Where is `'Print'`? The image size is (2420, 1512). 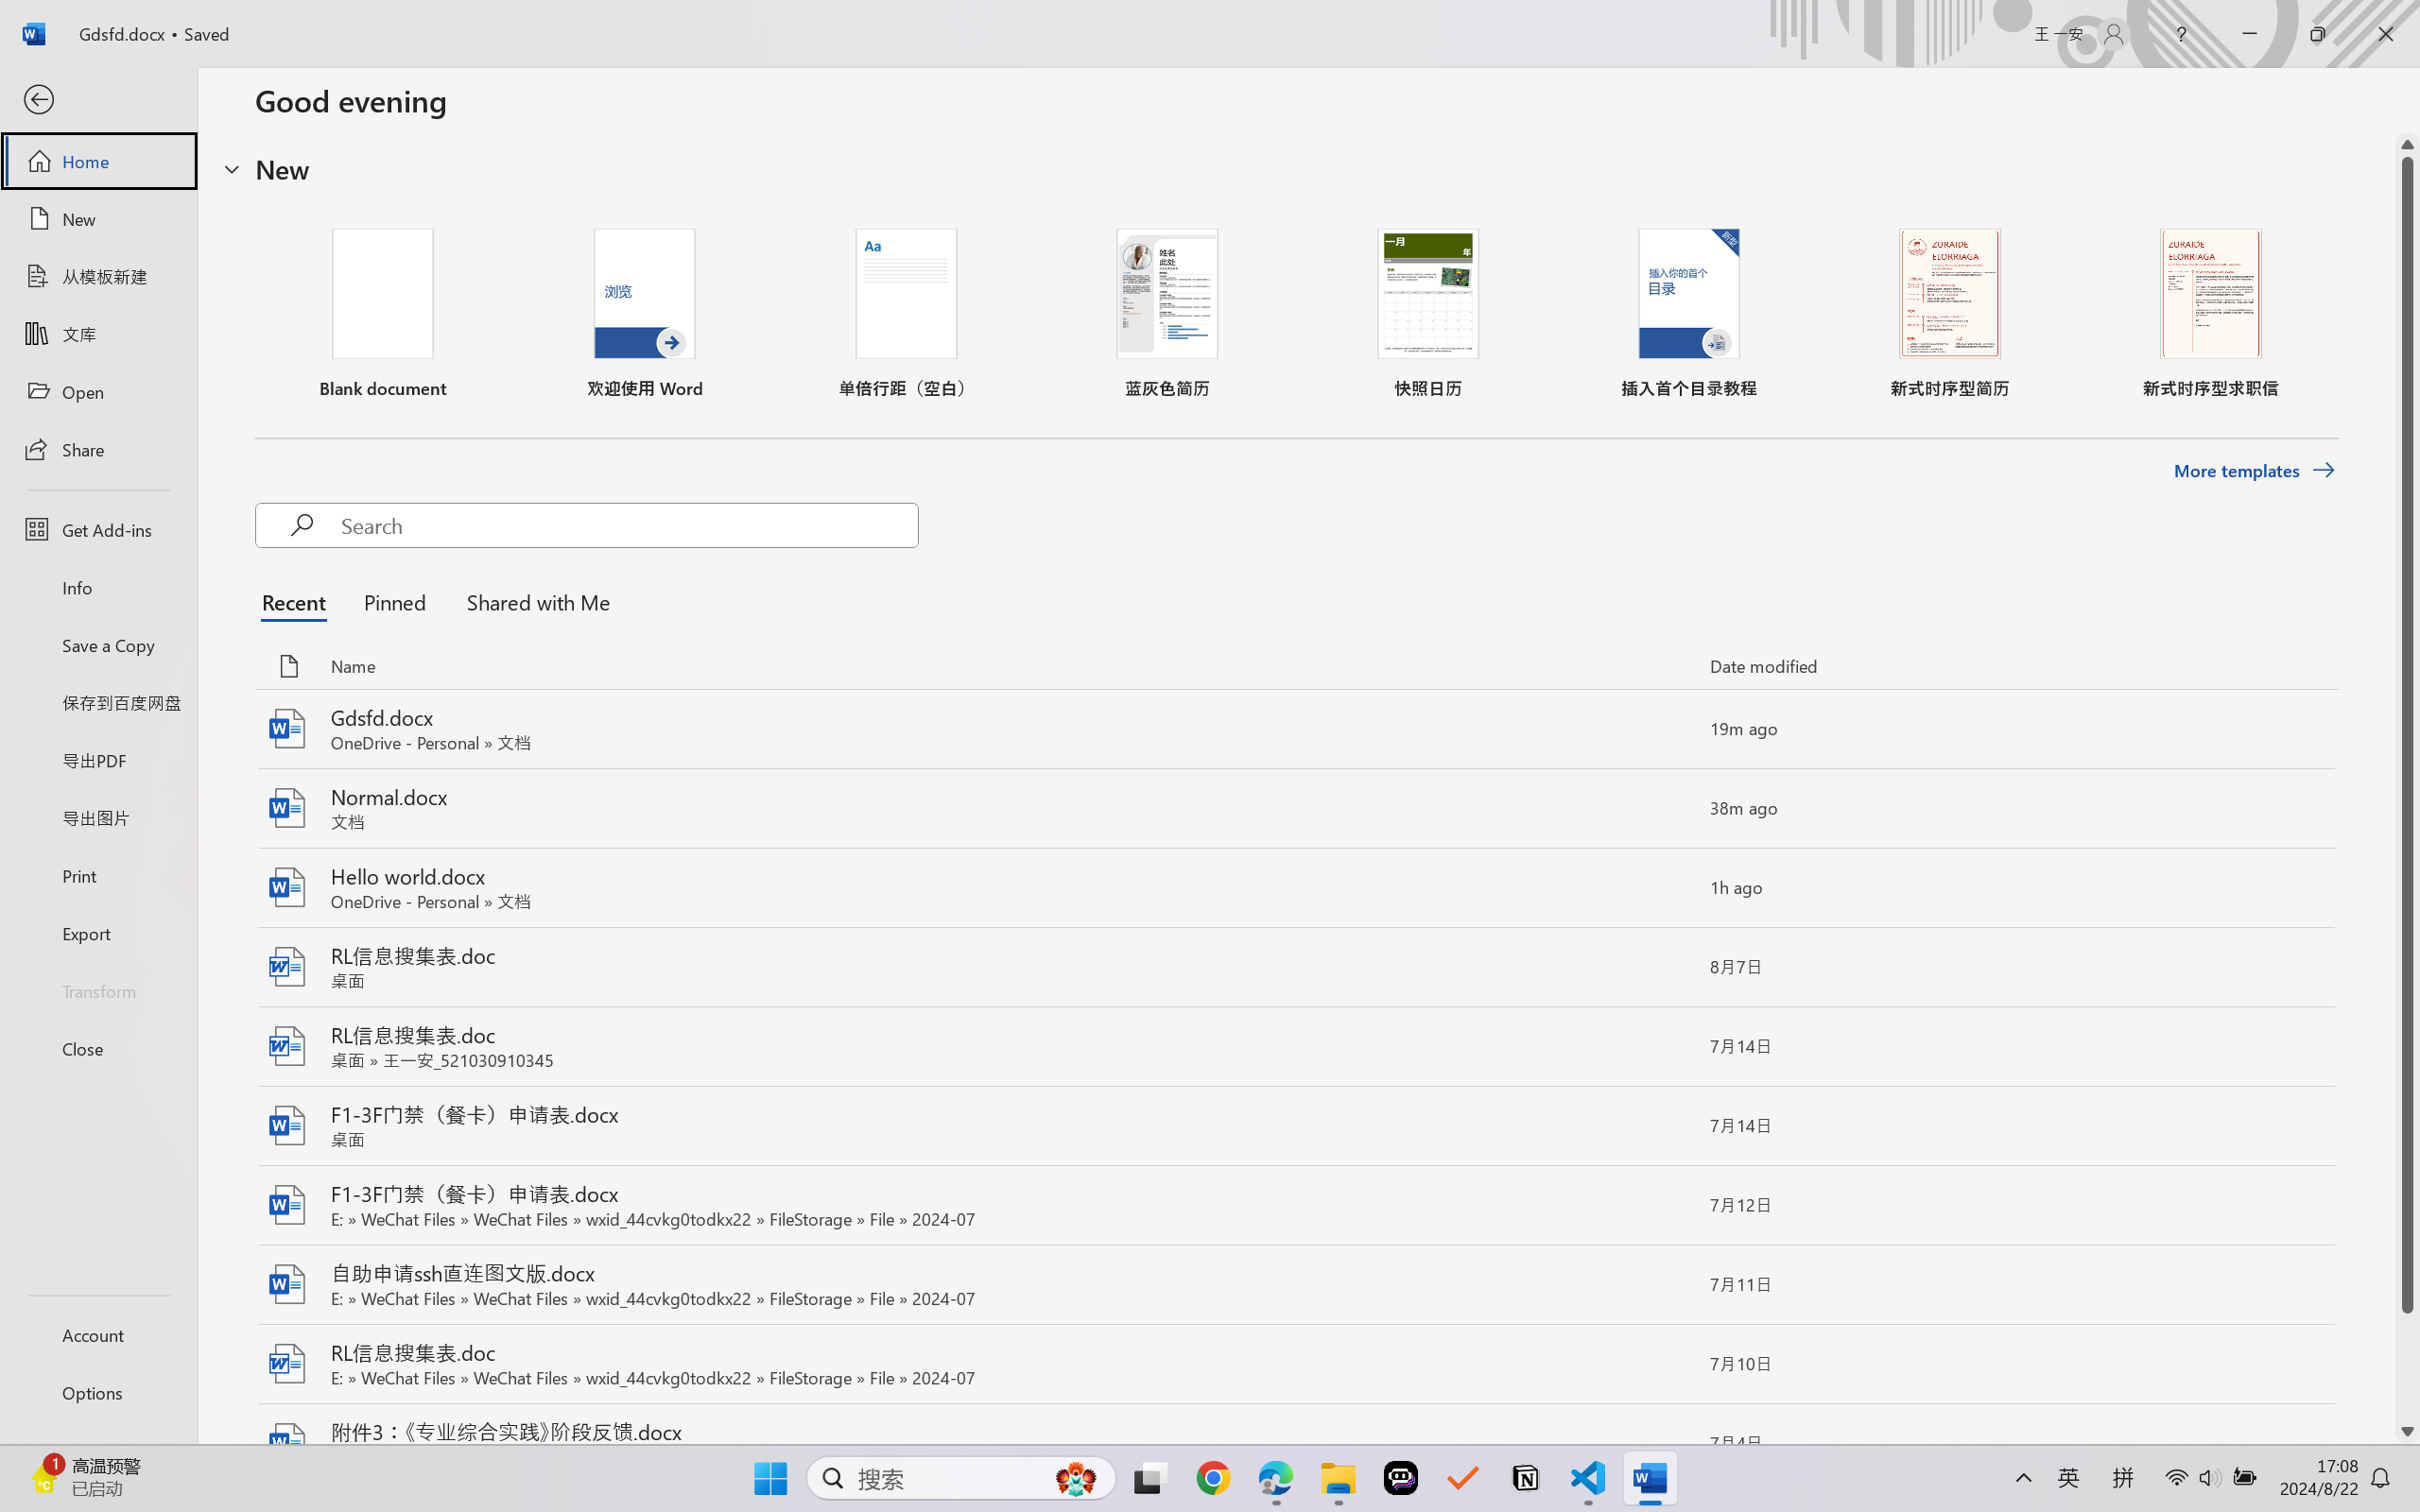 'Print' is located at coordinates (97, 874).